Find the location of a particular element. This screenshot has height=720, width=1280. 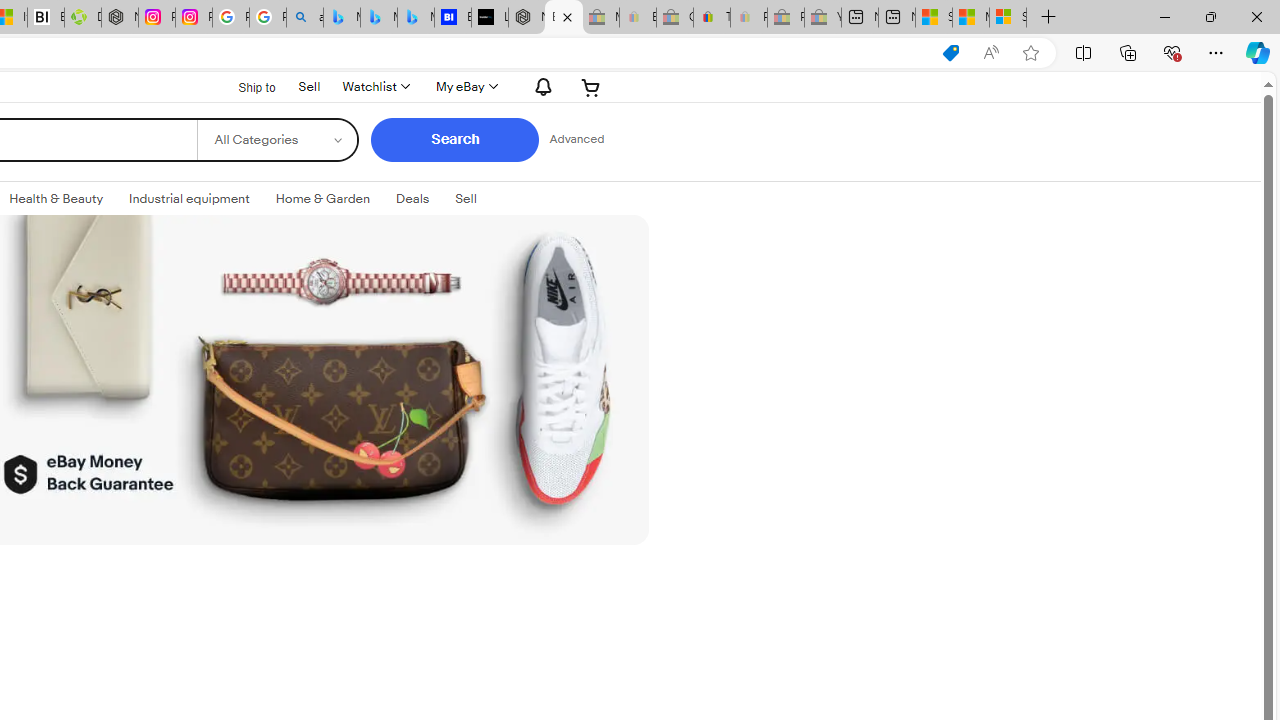

'Home & Garden' is located at coordinates (323, 199).